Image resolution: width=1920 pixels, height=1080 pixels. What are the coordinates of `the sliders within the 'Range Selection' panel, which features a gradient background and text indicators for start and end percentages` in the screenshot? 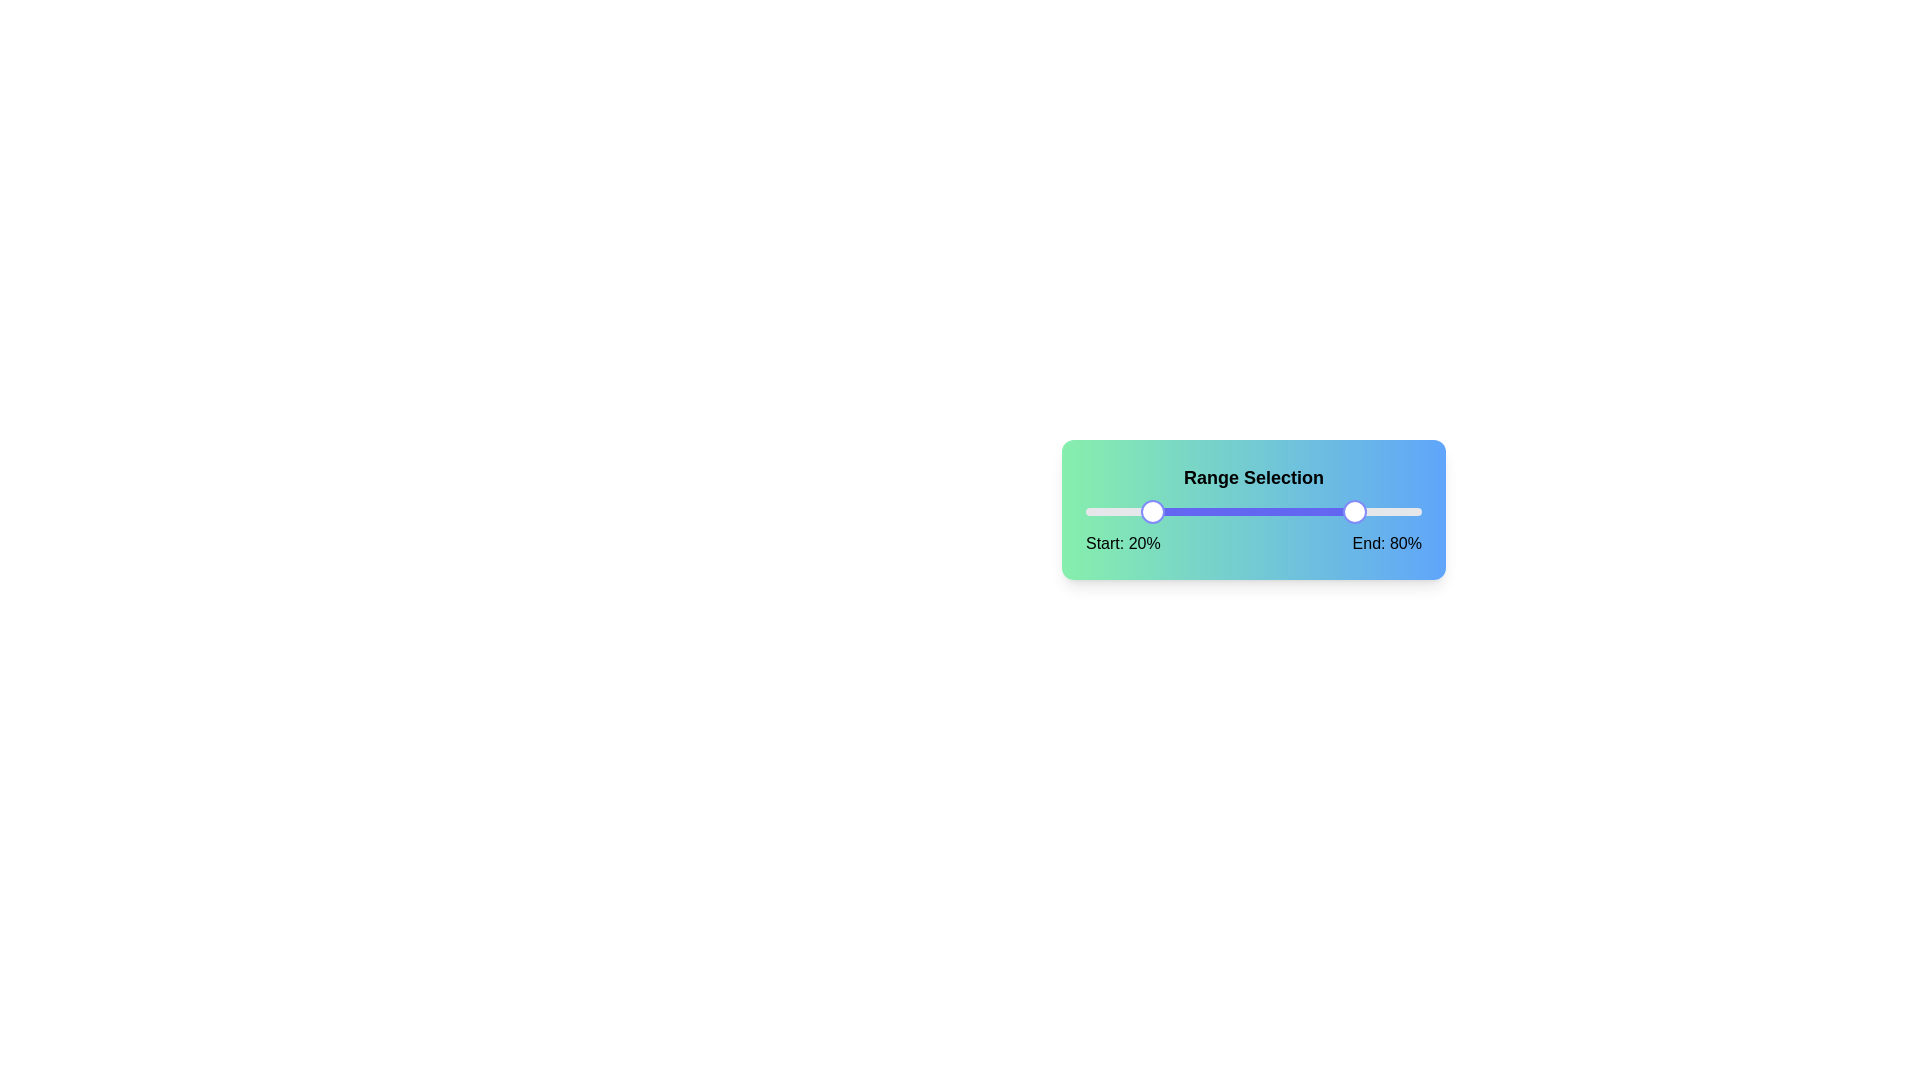 It's located at (1252, 508).